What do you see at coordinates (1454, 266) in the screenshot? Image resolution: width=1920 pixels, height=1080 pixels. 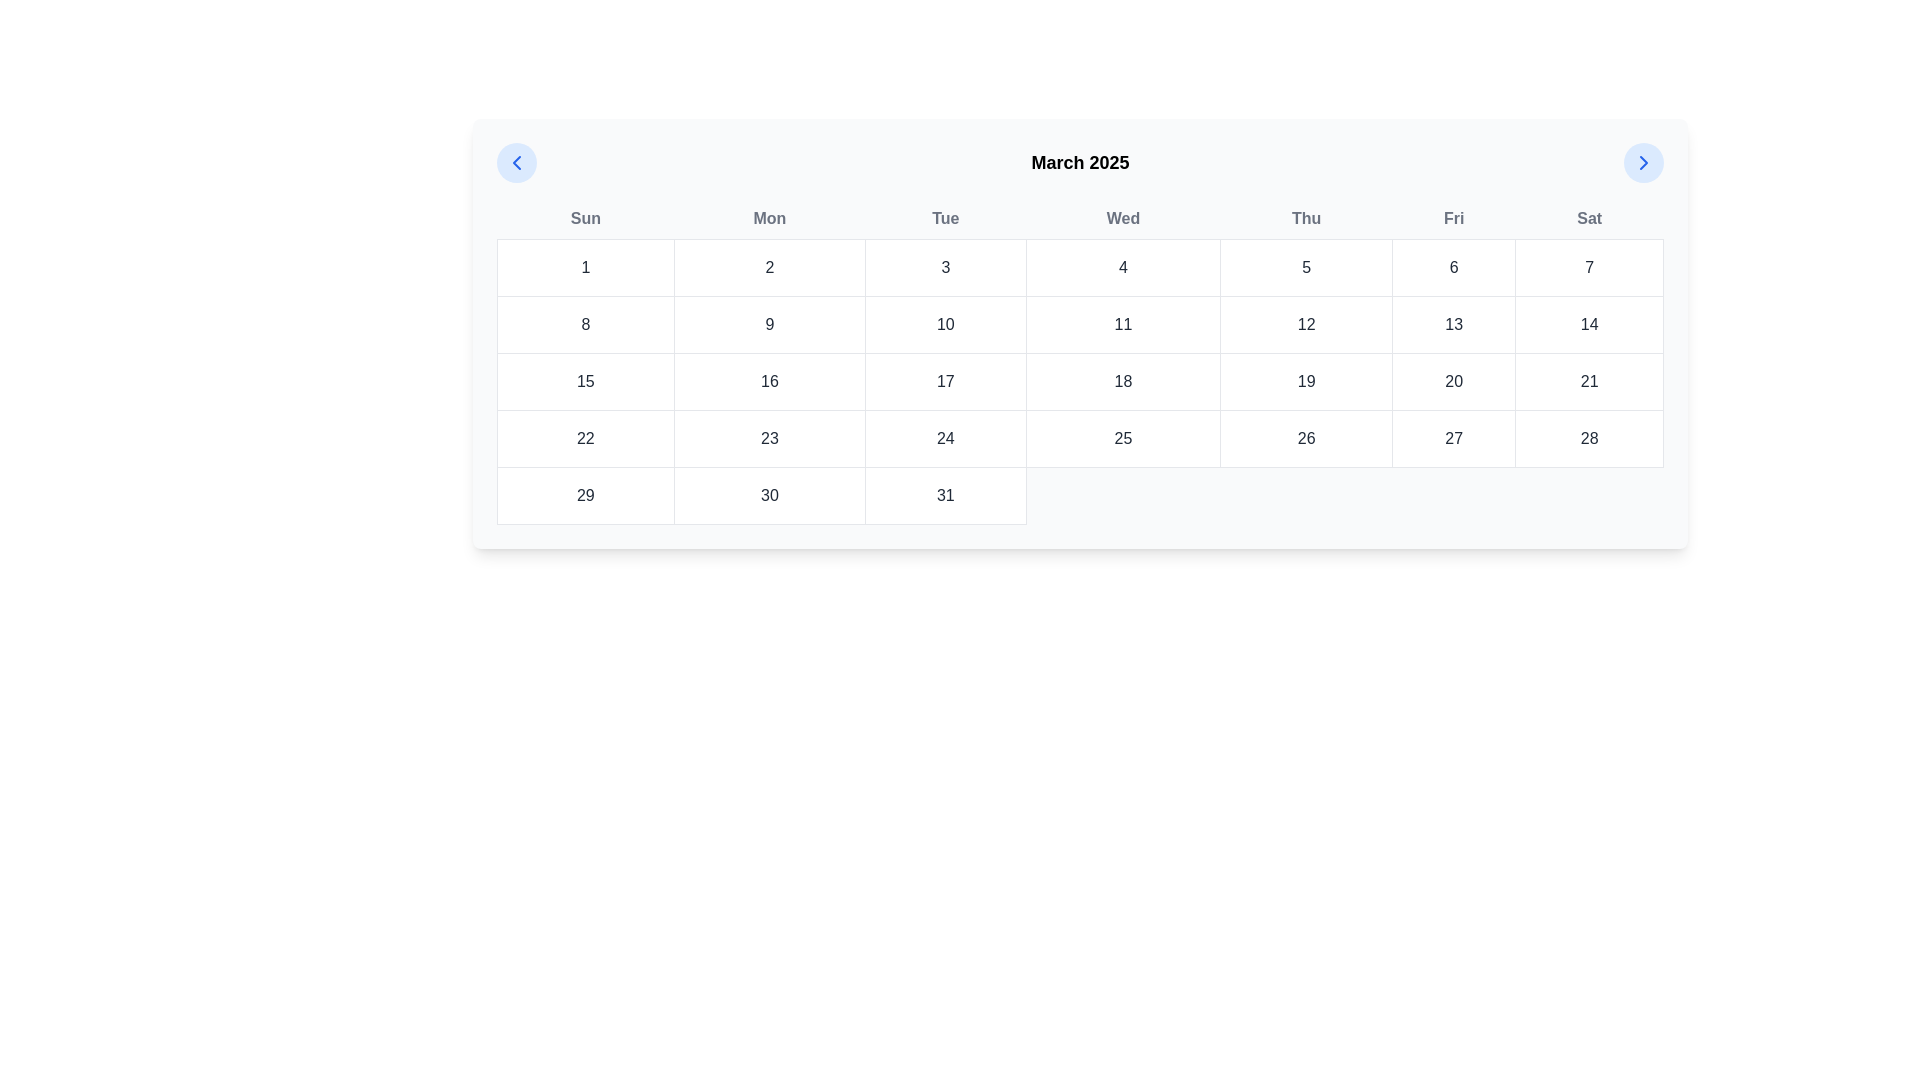 I see `the clickable calendar date cell representing the 6th` at bounding box center [1454, 266].